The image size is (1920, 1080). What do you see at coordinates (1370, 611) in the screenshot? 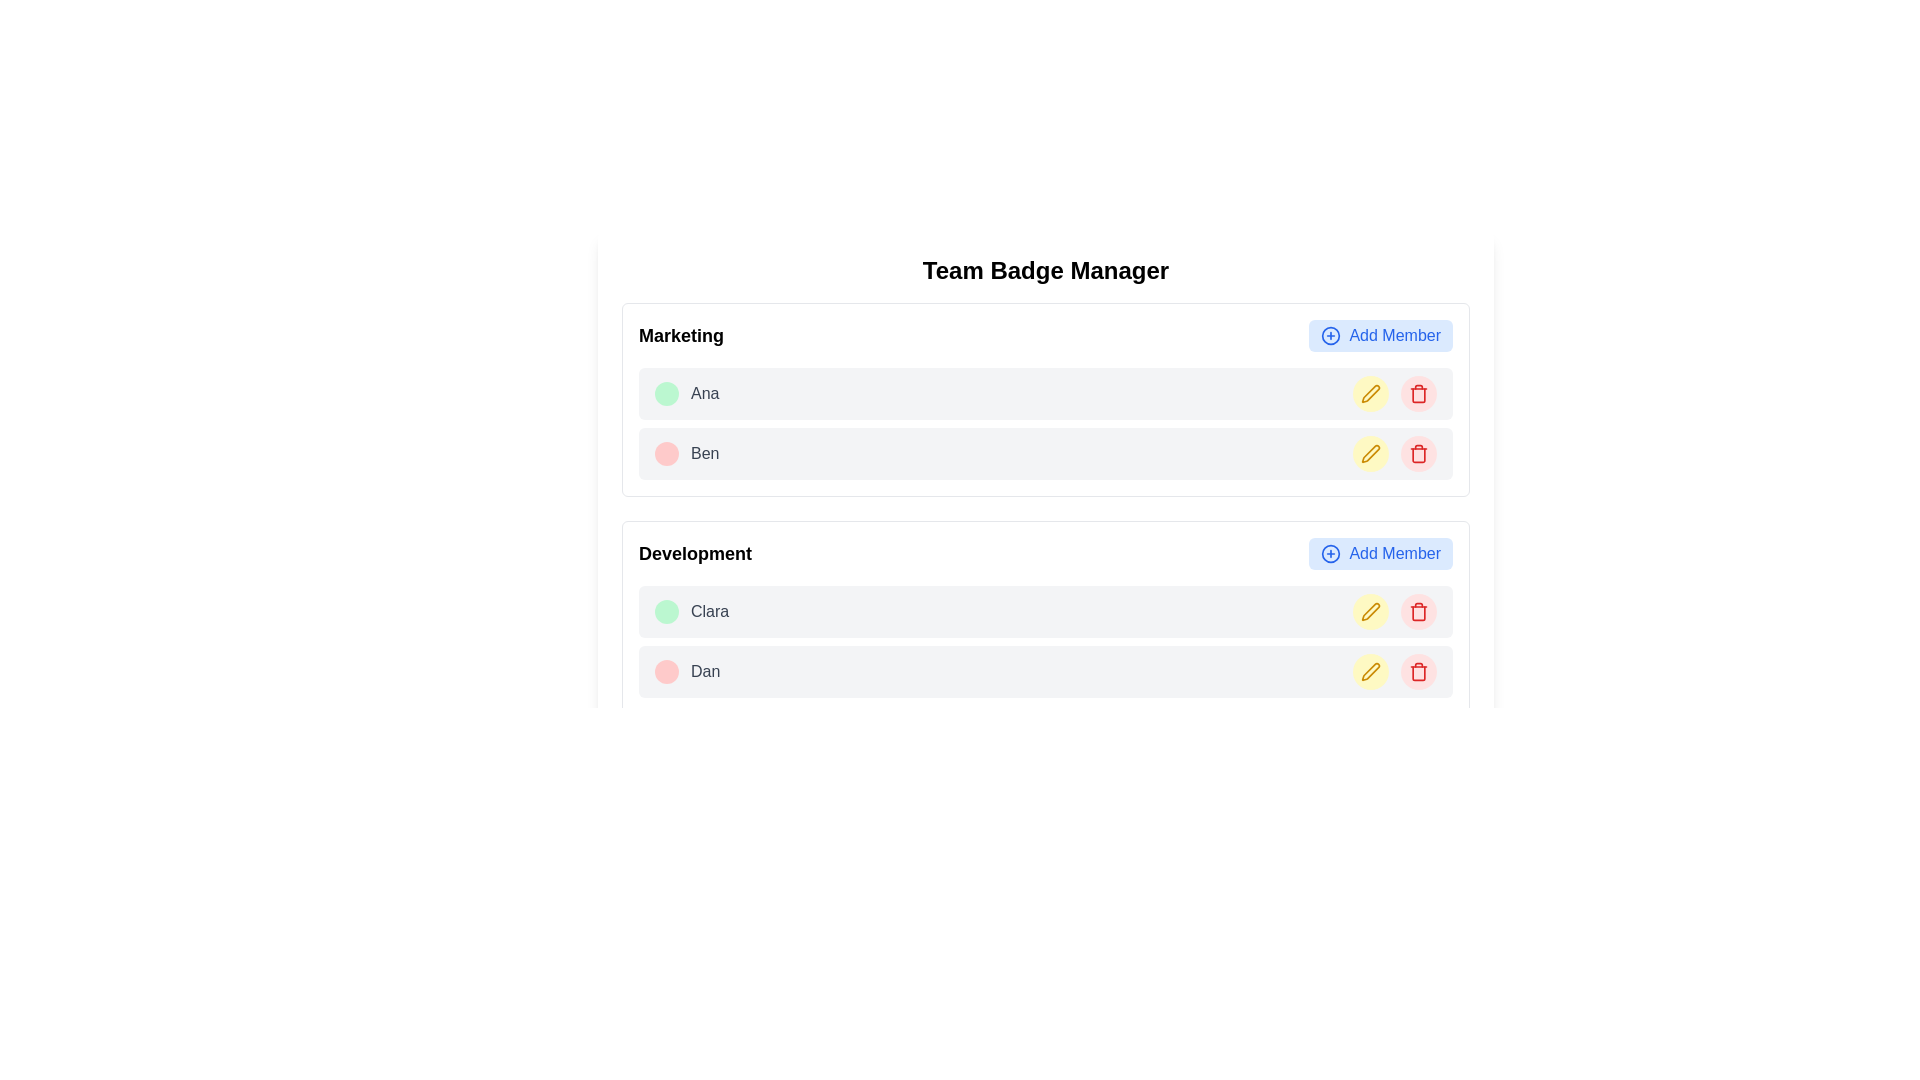
I see `the yellow pen icon within the clickable button` at bounding box center [1370, 611].